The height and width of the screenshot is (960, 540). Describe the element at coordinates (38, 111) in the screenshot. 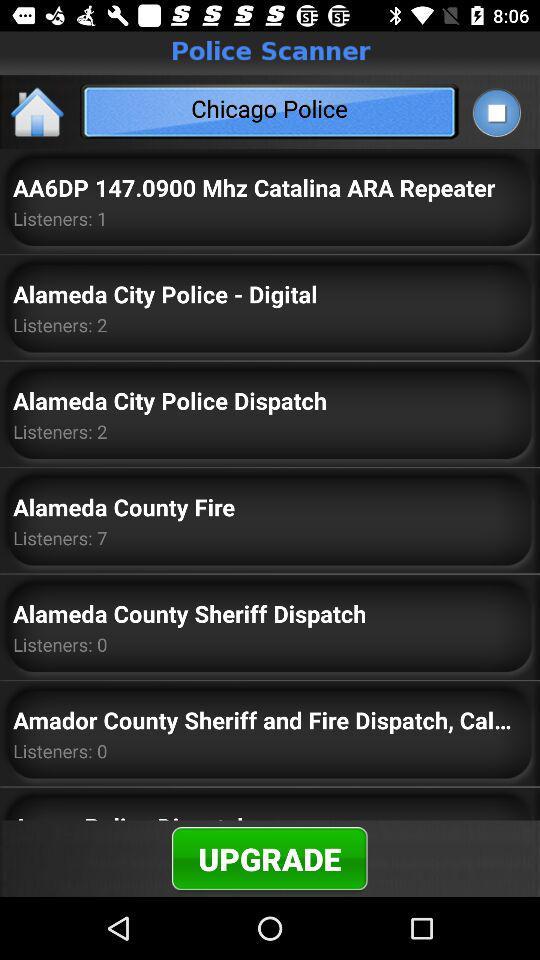

I see `the home icon` at that location.